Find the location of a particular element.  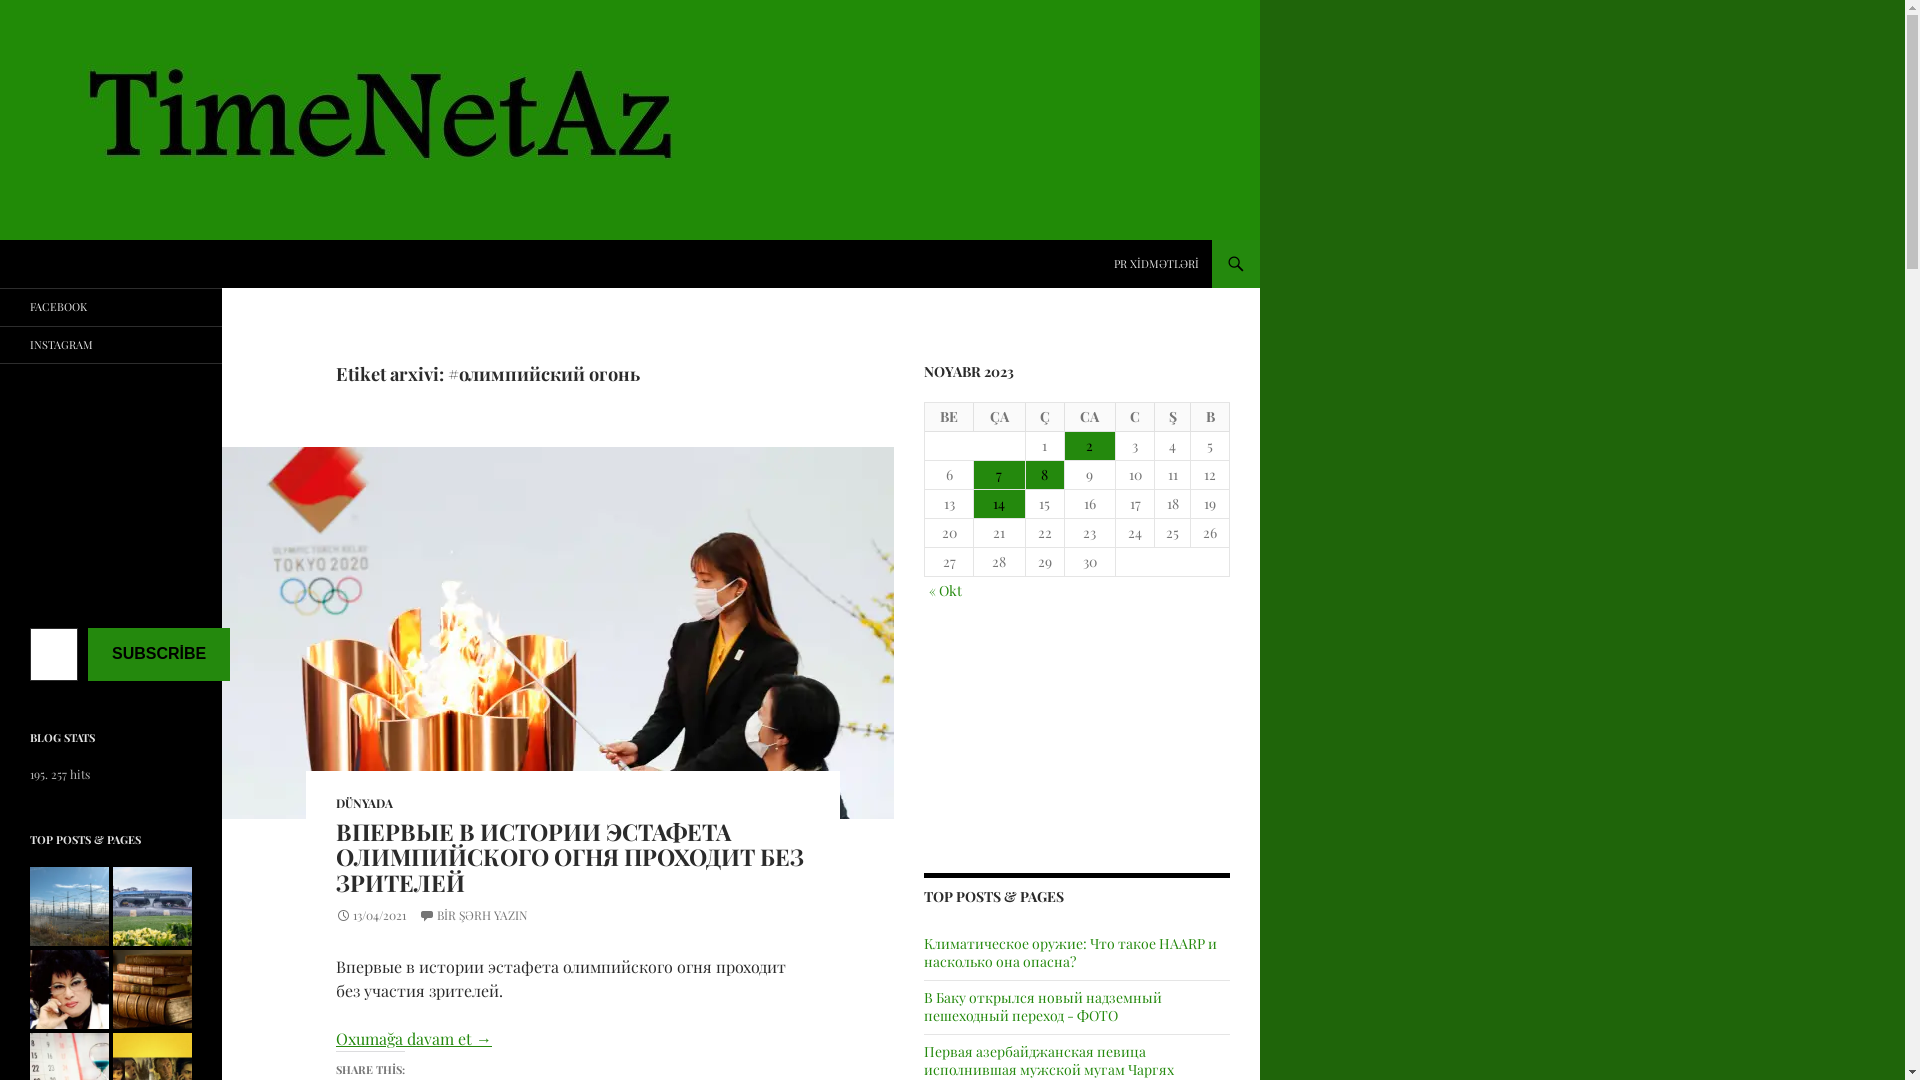

'2' is located at coordinates (1089, 445).